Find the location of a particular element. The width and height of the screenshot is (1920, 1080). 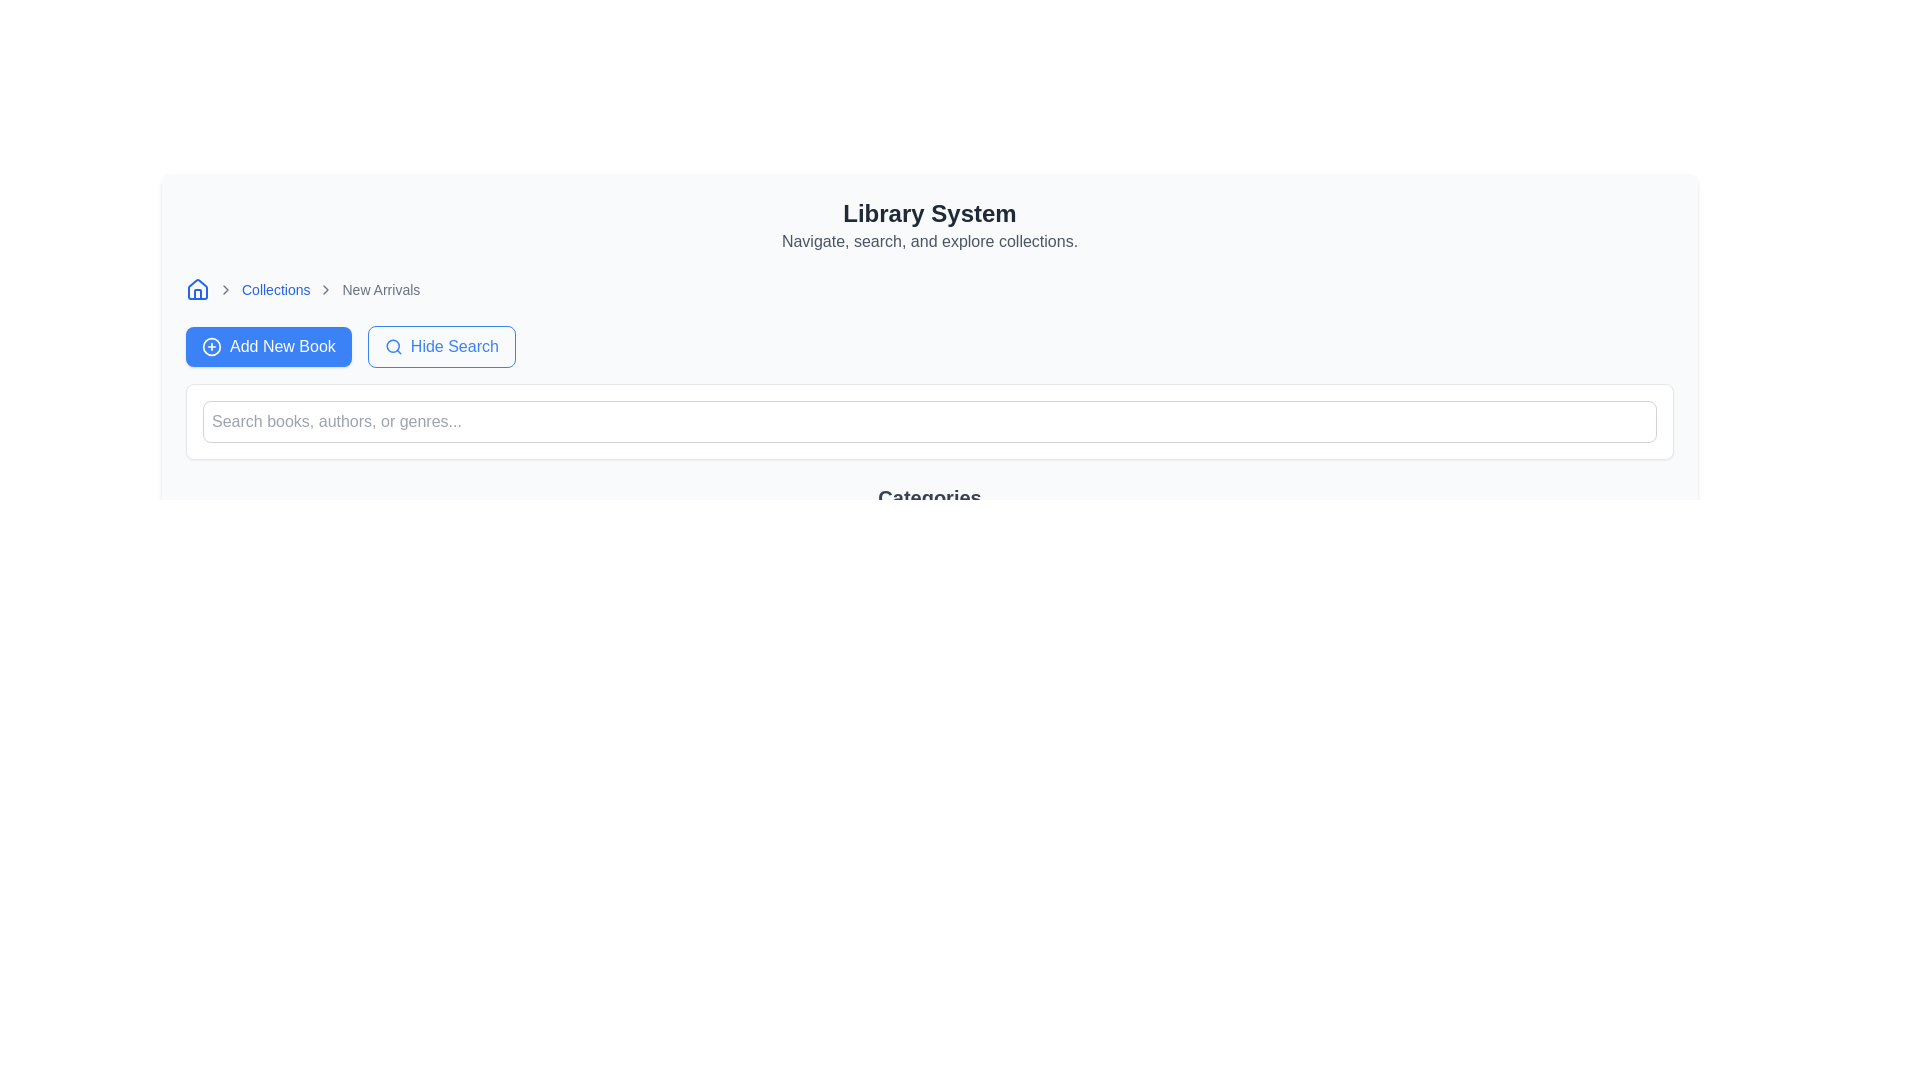

the text block at the top central part of the Library System interface, which serves as a title and subtitle, to observe possible visual effects is located at coordinates (929, 225).